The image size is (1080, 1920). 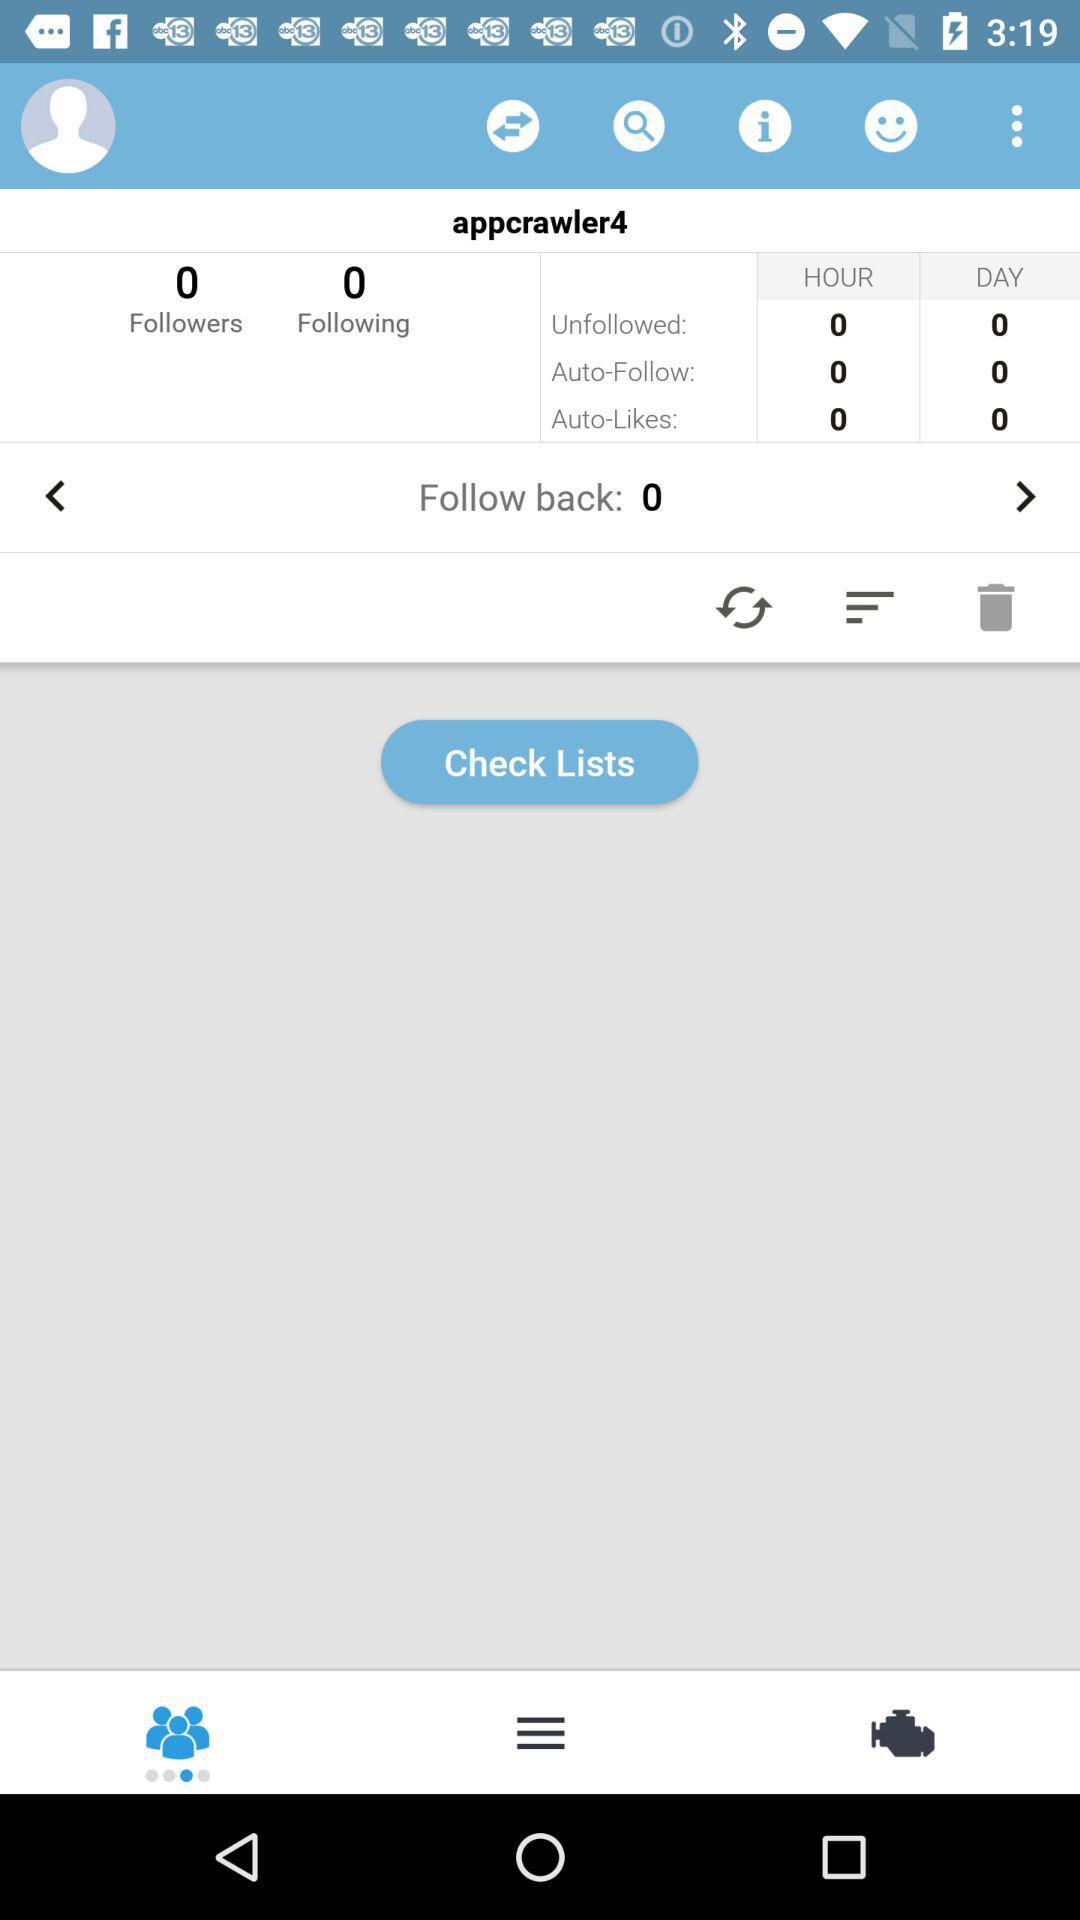 I want to click on search, so click(x=639, y=124).